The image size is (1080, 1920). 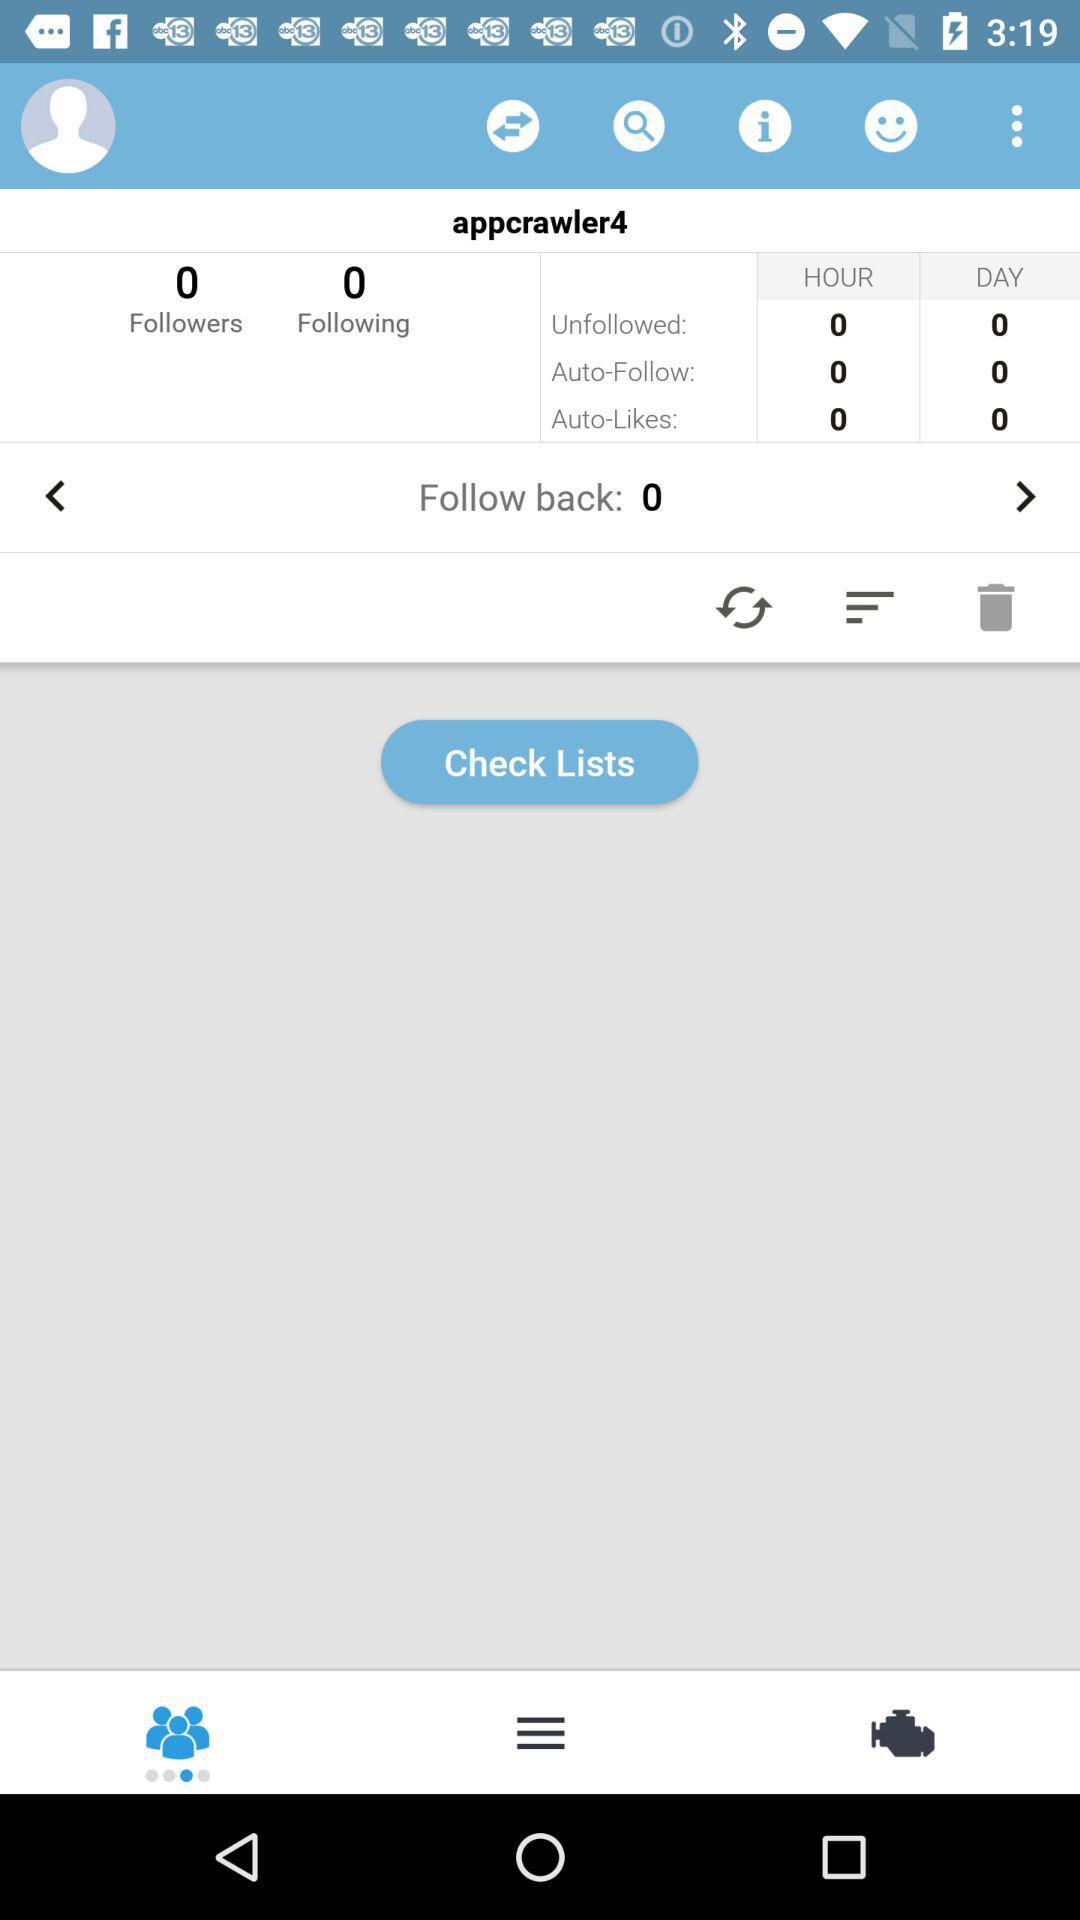 I want to click on search, so click(x=639, y=124).